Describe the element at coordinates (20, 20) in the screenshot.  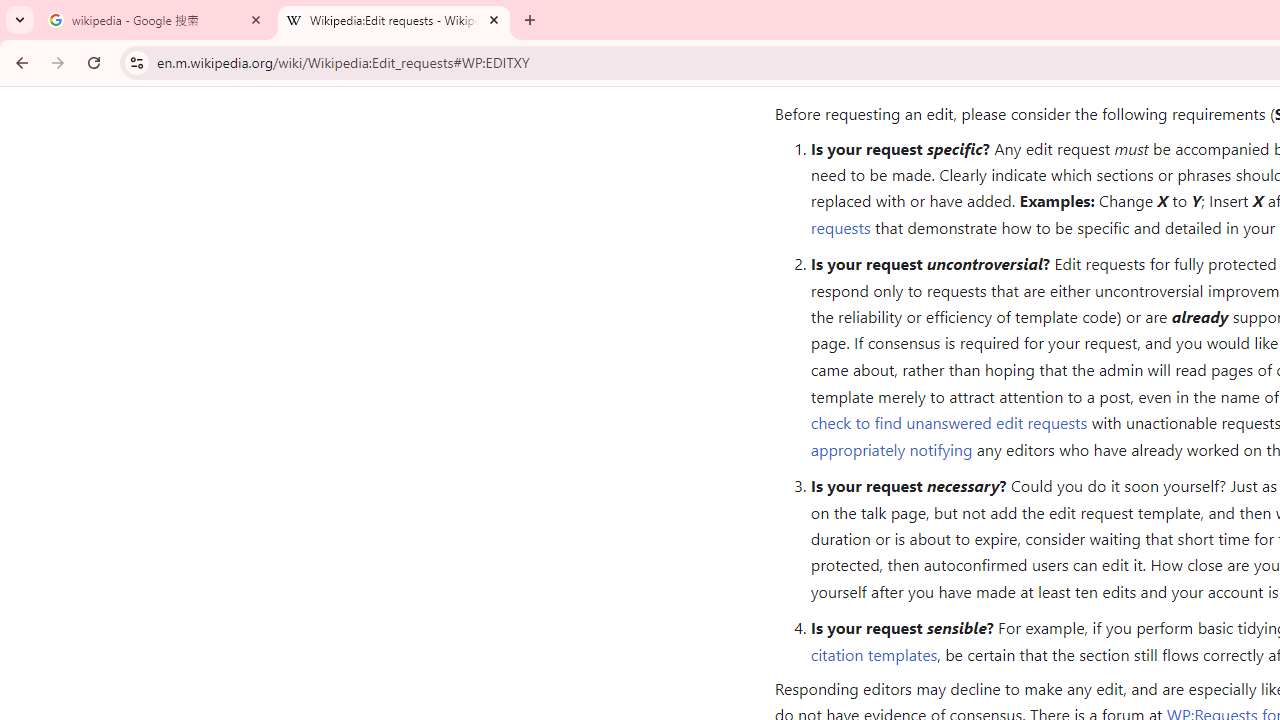
I see `'Search tabs'` at that location.